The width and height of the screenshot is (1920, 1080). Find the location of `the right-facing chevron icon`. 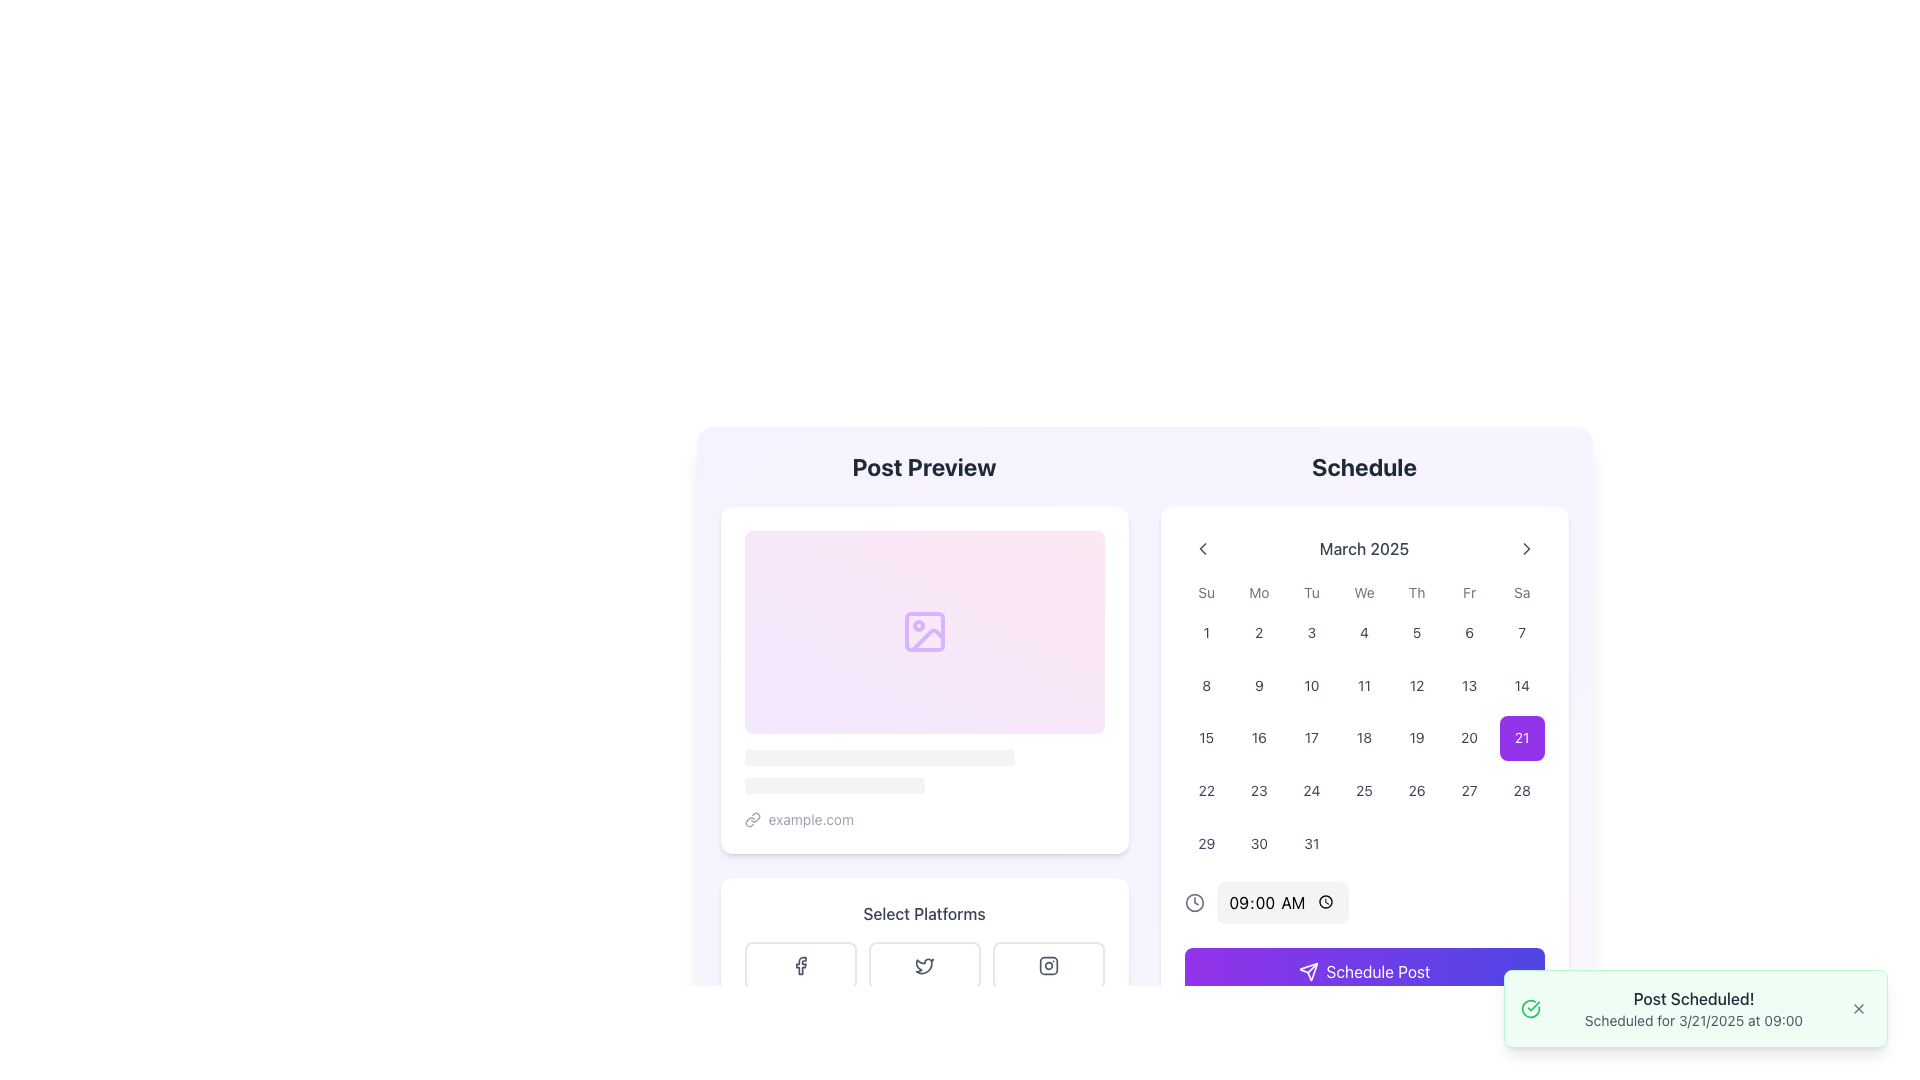

the right-facing chevron icon is located at coordinates (1525, 548).